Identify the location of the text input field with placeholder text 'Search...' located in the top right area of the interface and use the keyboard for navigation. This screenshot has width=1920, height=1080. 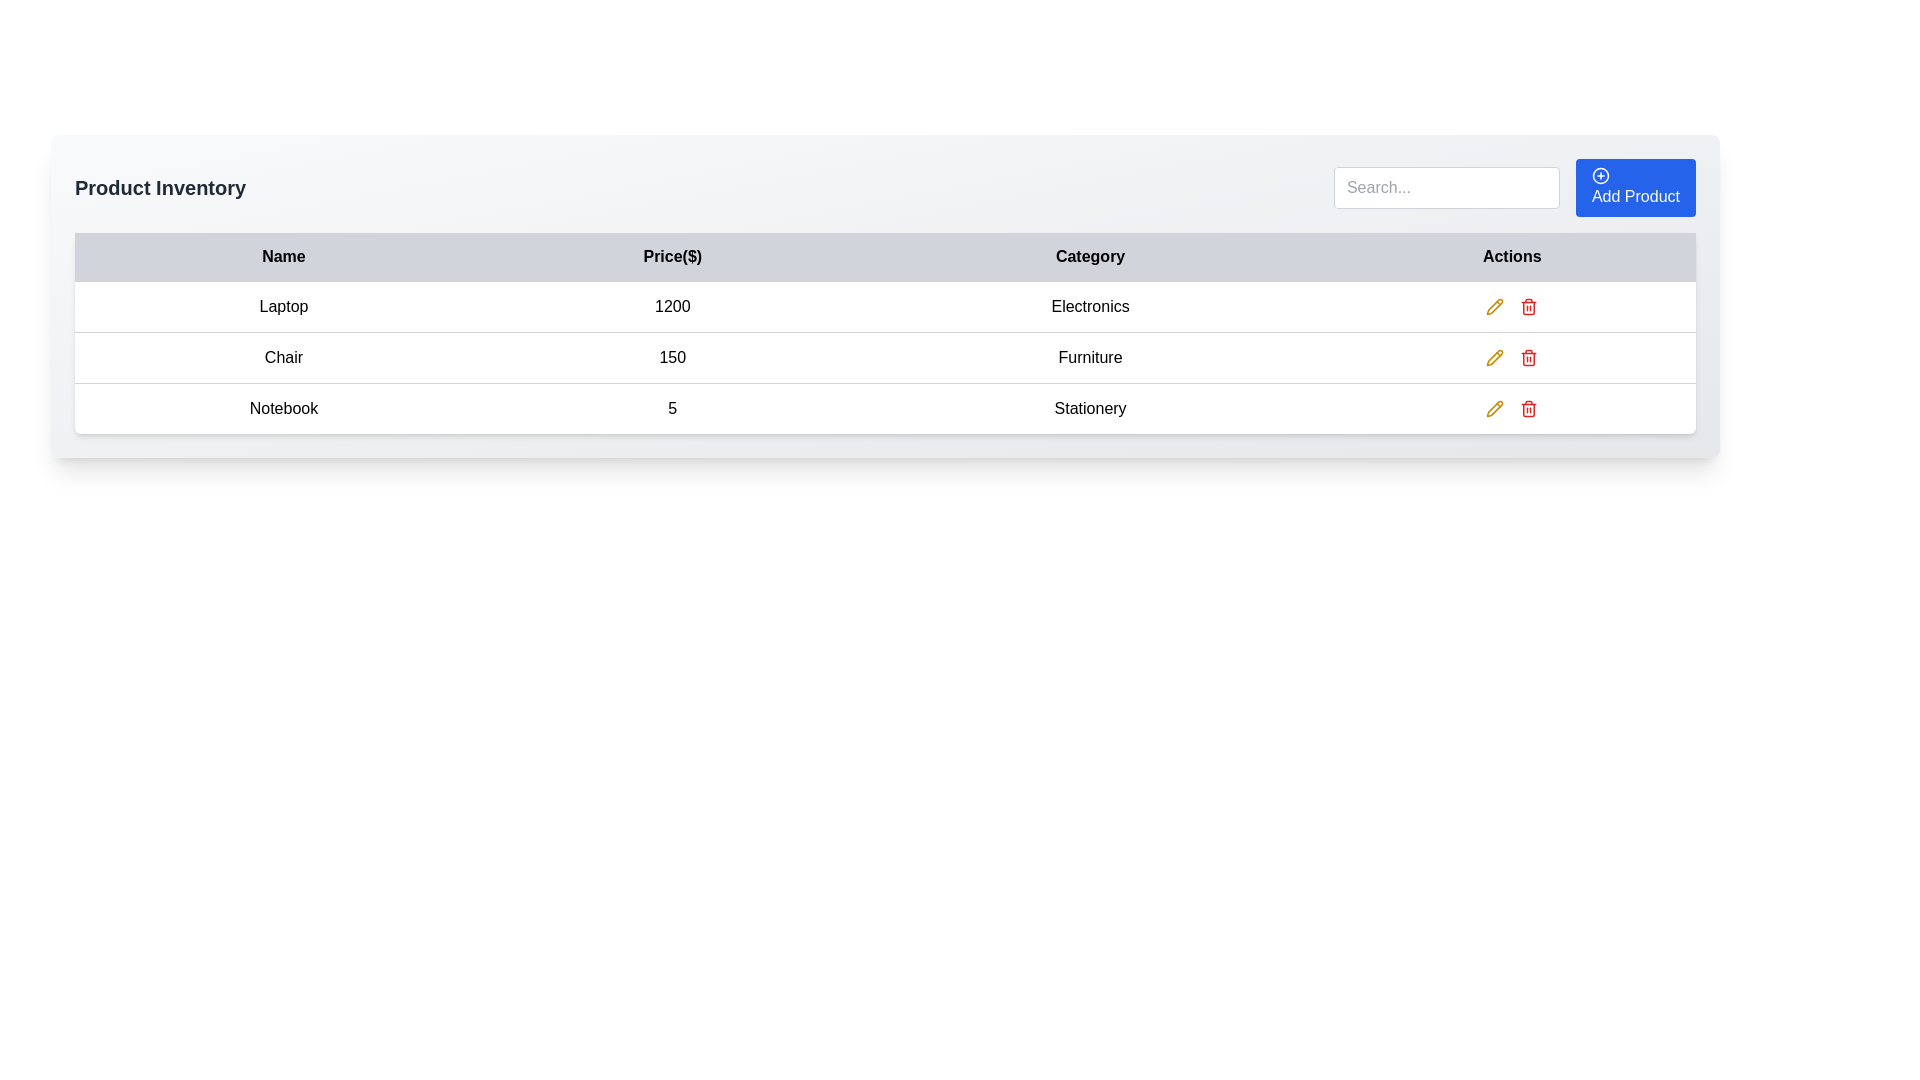
(1446, 188).